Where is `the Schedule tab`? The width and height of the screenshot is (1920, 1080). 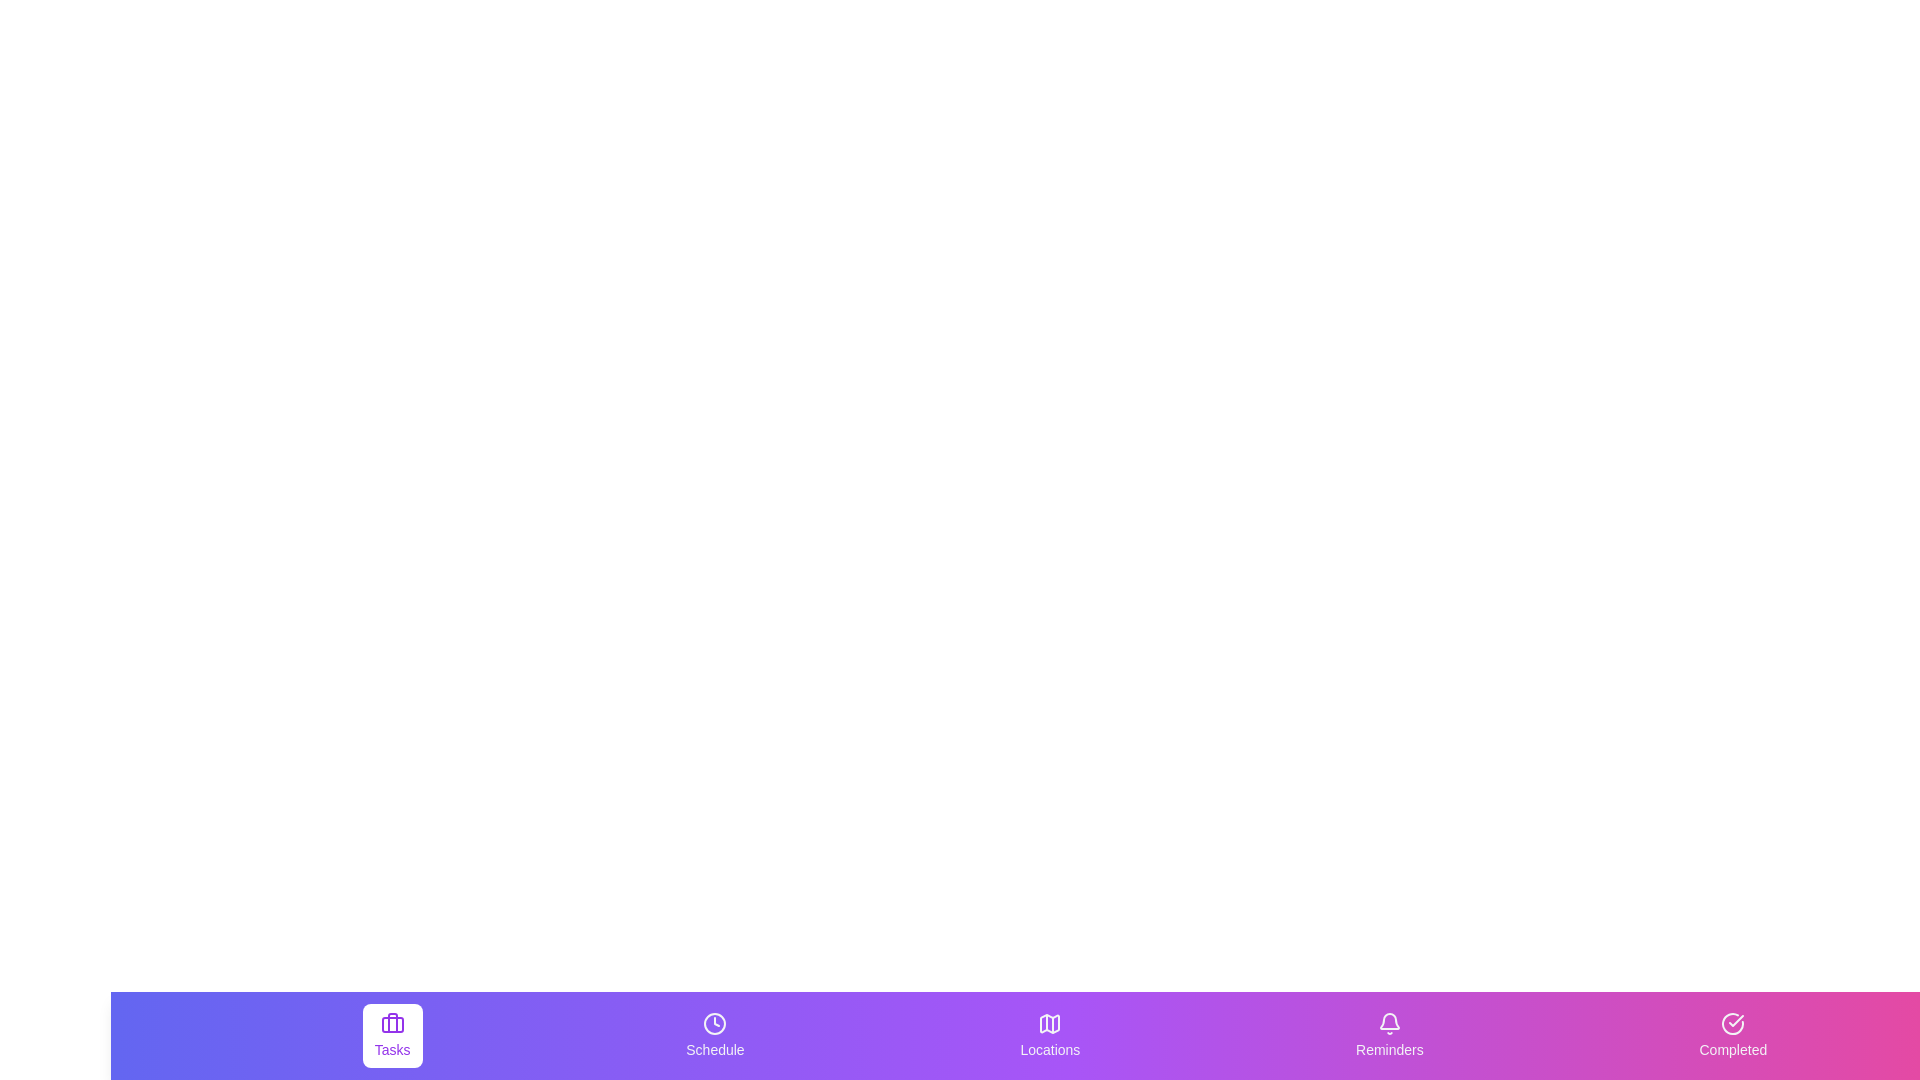
the Schedule tab is located at coordinates (715, 1035).